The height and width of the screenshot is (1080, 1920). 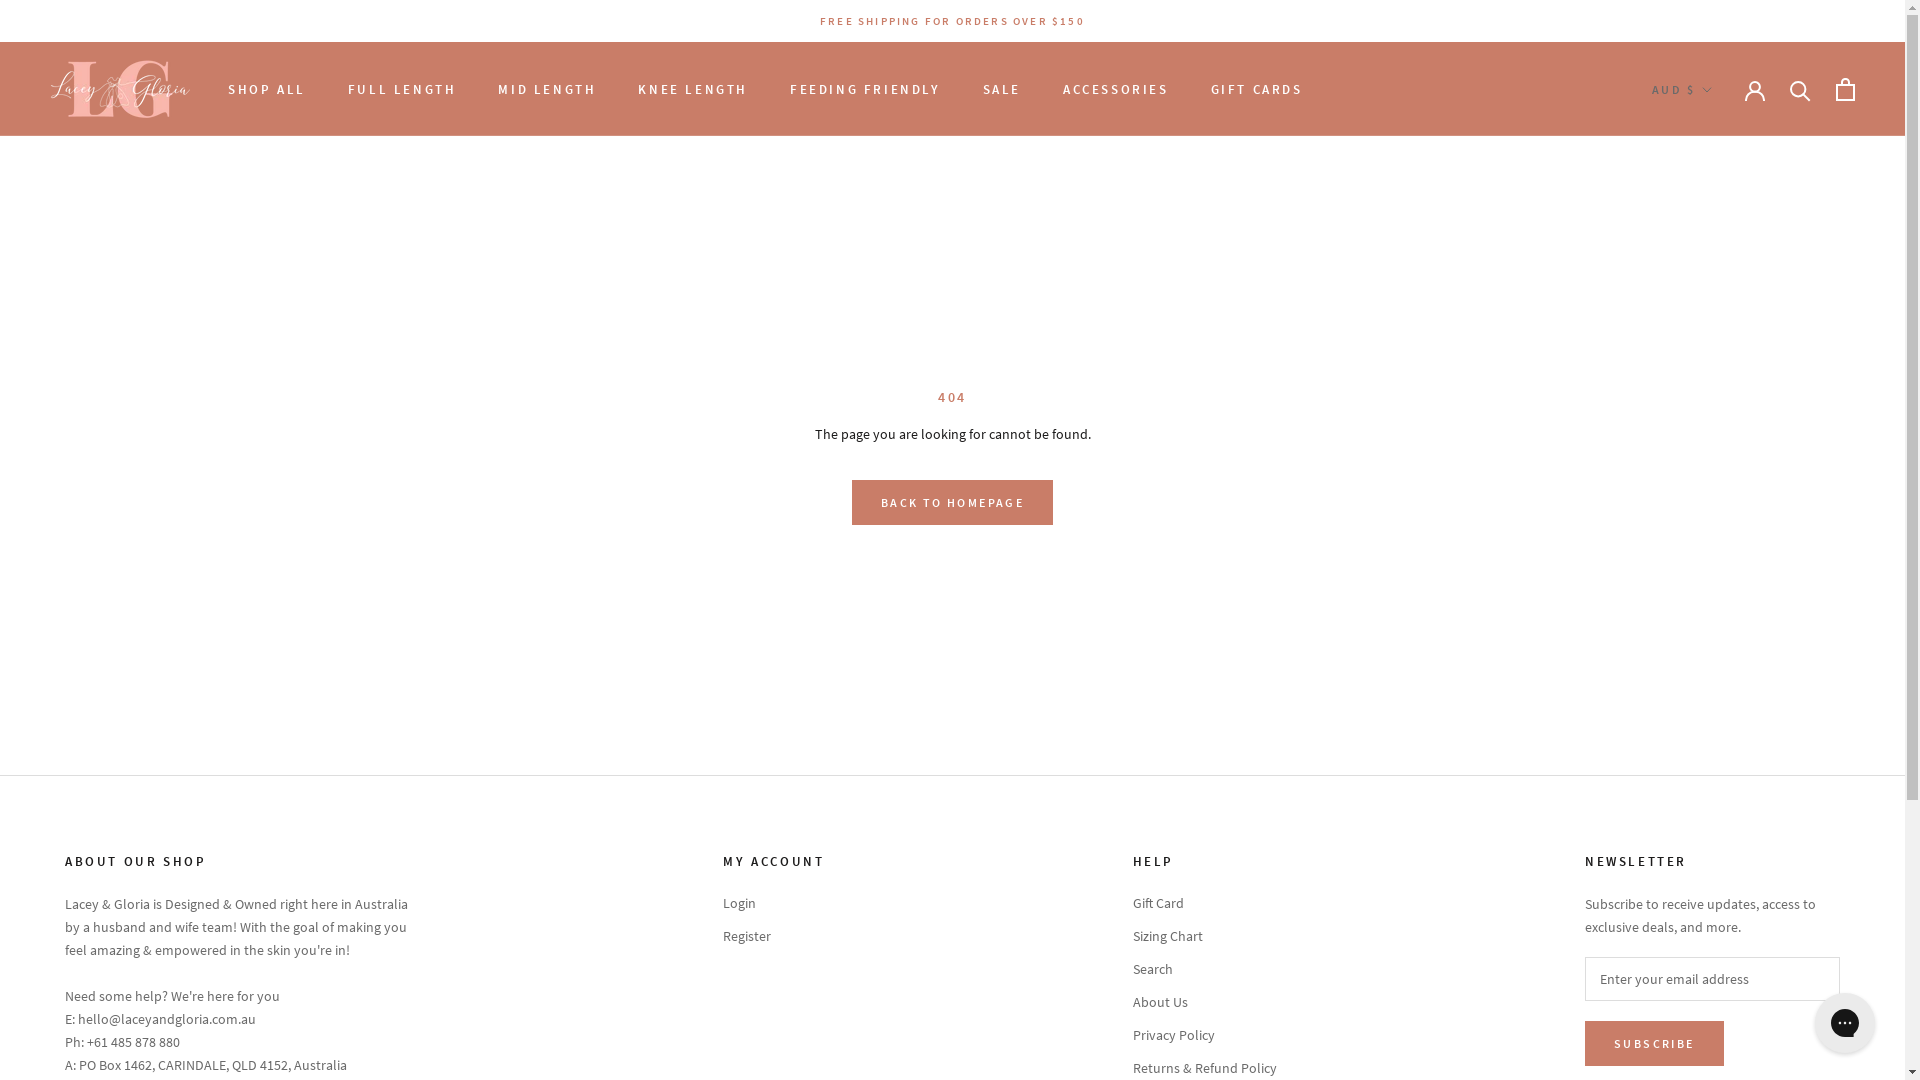 What do you see at coordinates (1651, 223) in the screenshot?
I see `'HKD'` at bounding box center [1651, 223].